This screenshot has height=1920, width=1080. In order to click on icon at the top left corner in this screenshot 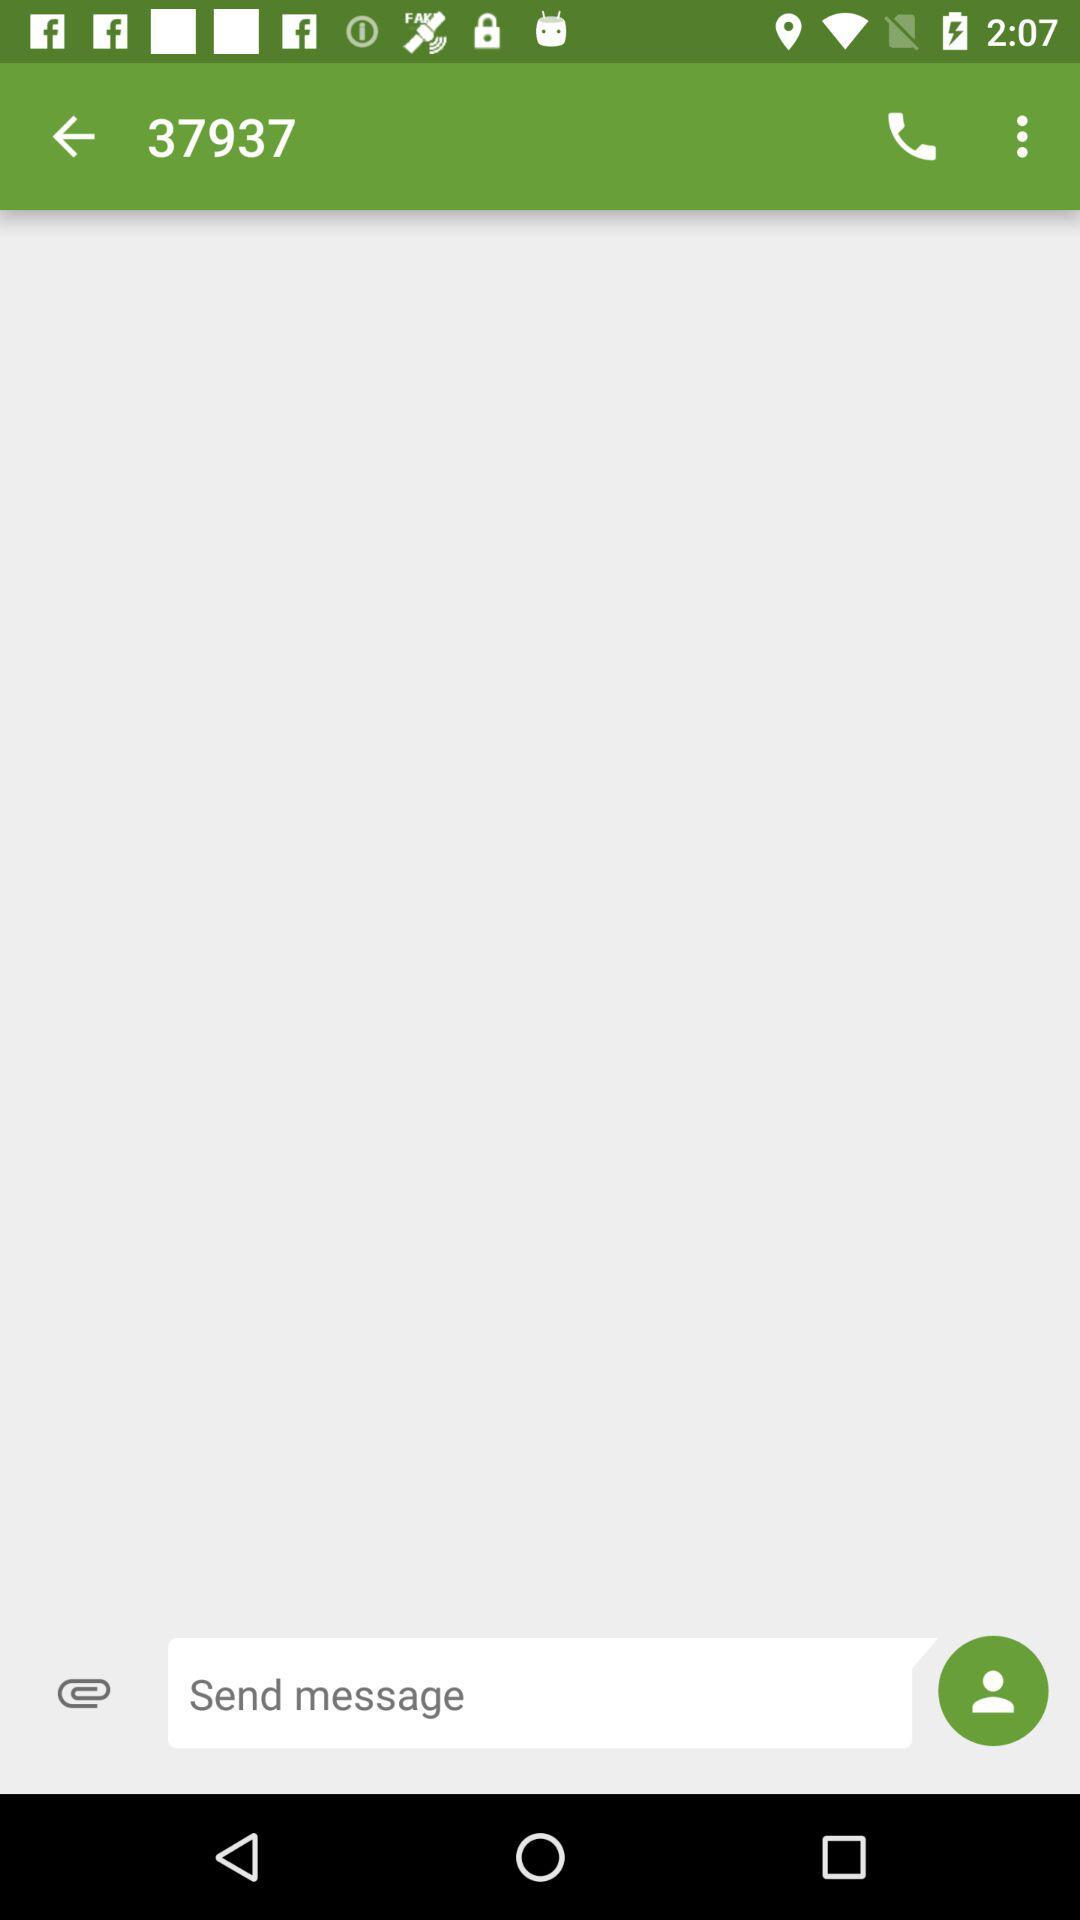, I will do `click(72, 135)`.